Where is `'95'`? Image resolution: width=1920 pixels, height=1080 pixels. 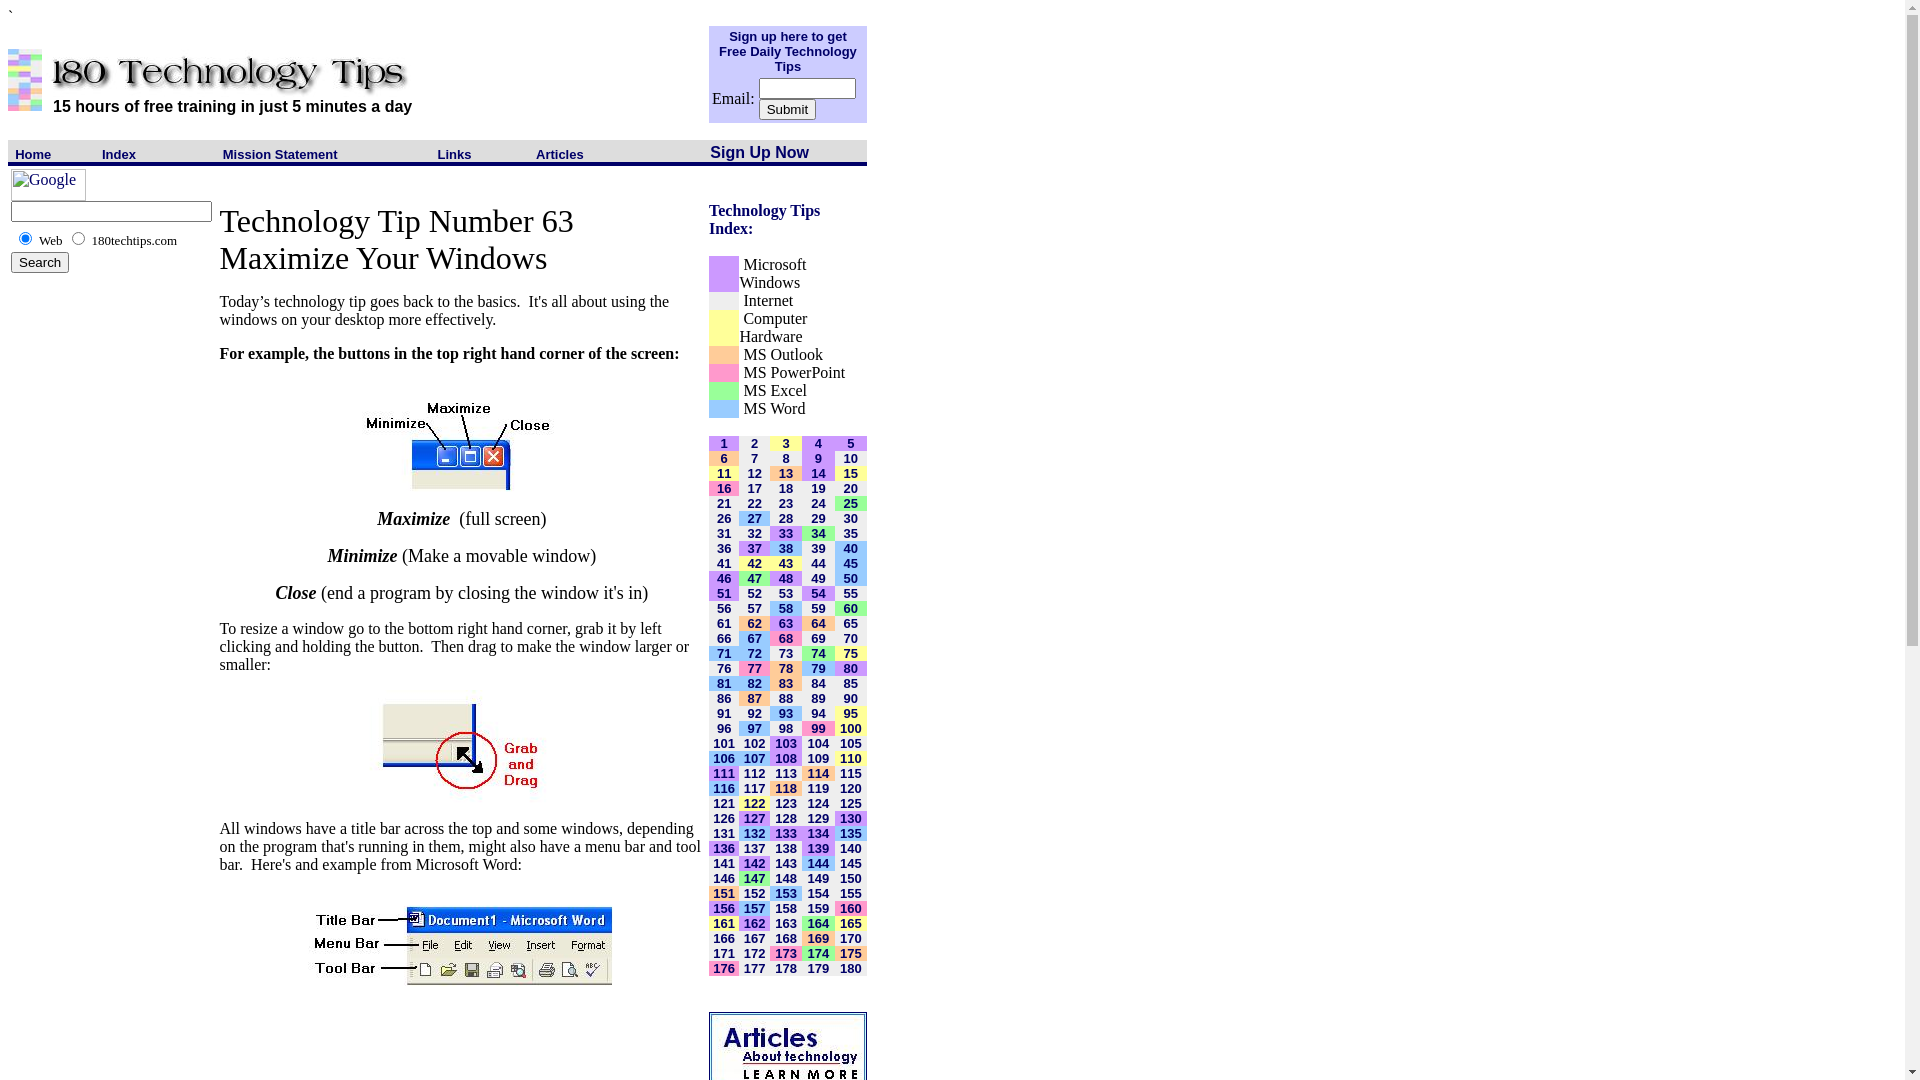
'95' is located at coordinates (850, 711).